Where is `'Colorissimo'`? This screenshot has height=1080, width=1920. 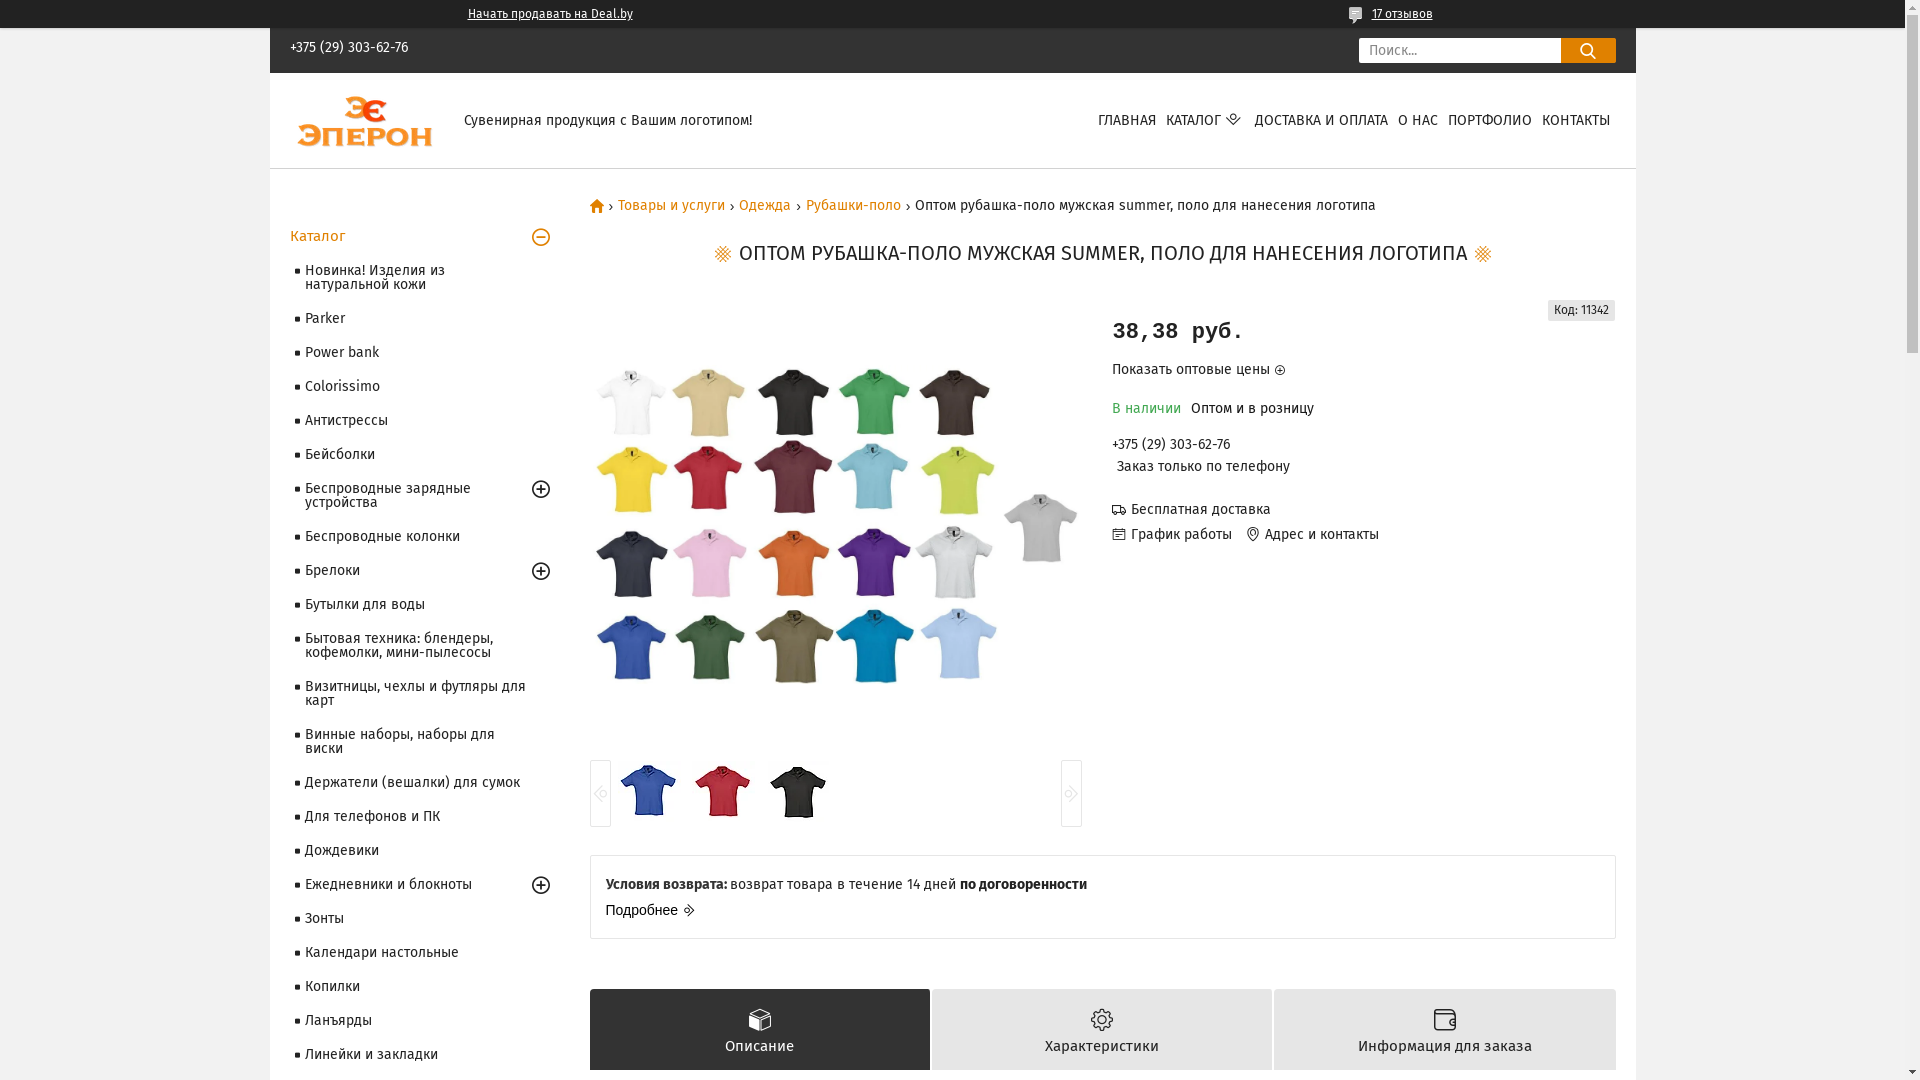 'Colorissimo' is located at coordinates (424, 386).